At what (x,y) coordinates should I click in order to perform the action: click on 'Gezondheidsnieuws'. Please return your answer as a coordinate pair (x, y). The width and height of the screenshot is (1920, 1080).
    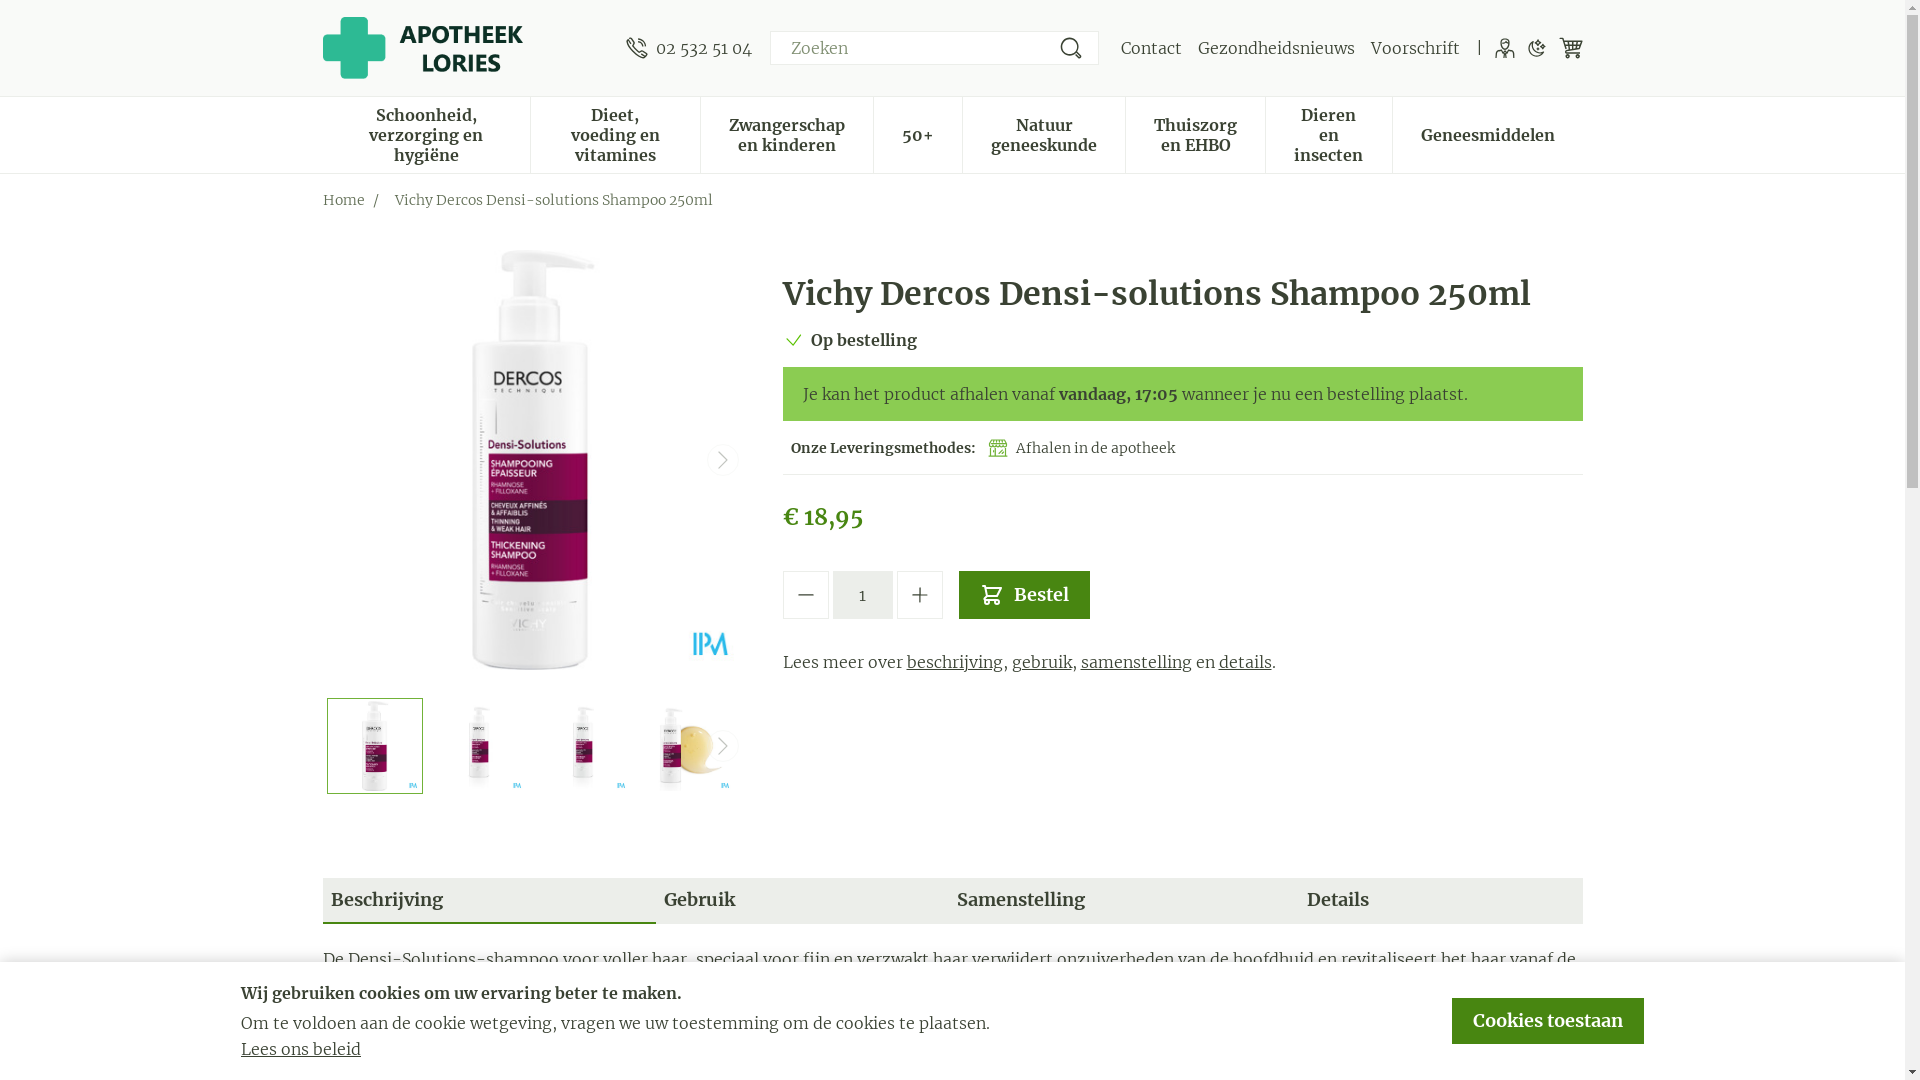
    Looking at the image, I should click on (1275, 46).